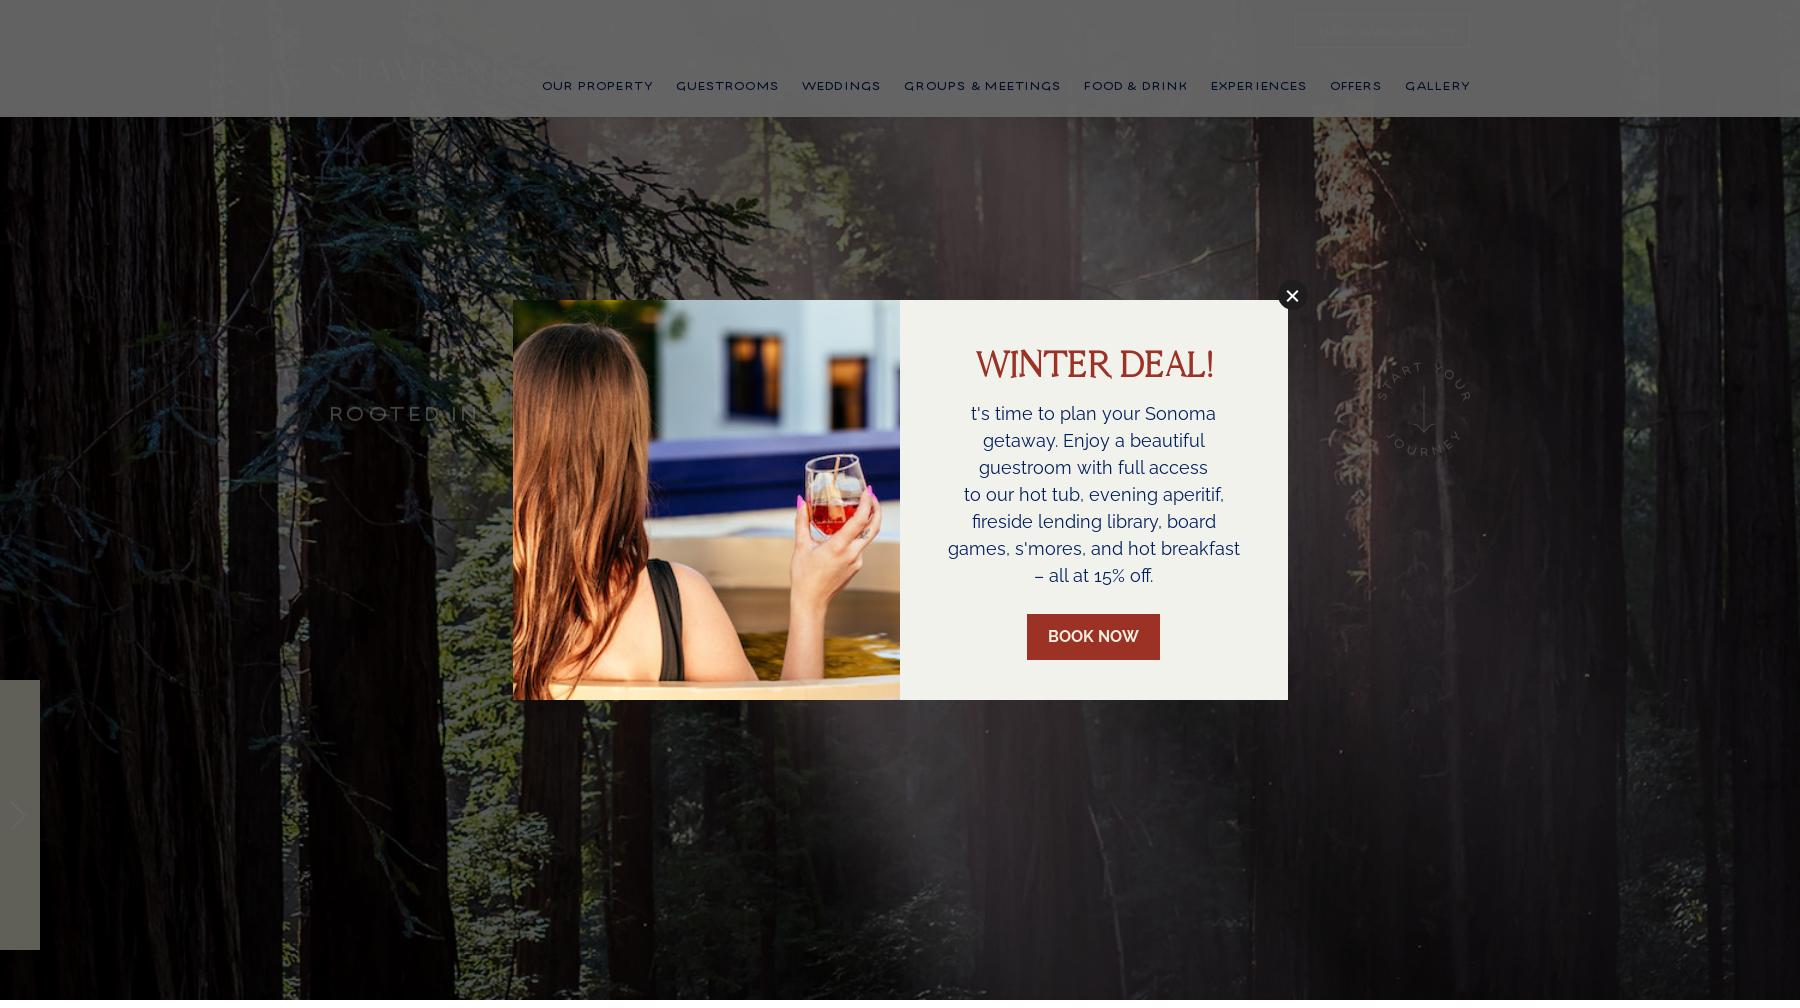 The image size is (1800, 1008). What do you see at coordinates (1354, 112) in the screenshot?
I see `'Offers'` at bounding box center [1354, 112].